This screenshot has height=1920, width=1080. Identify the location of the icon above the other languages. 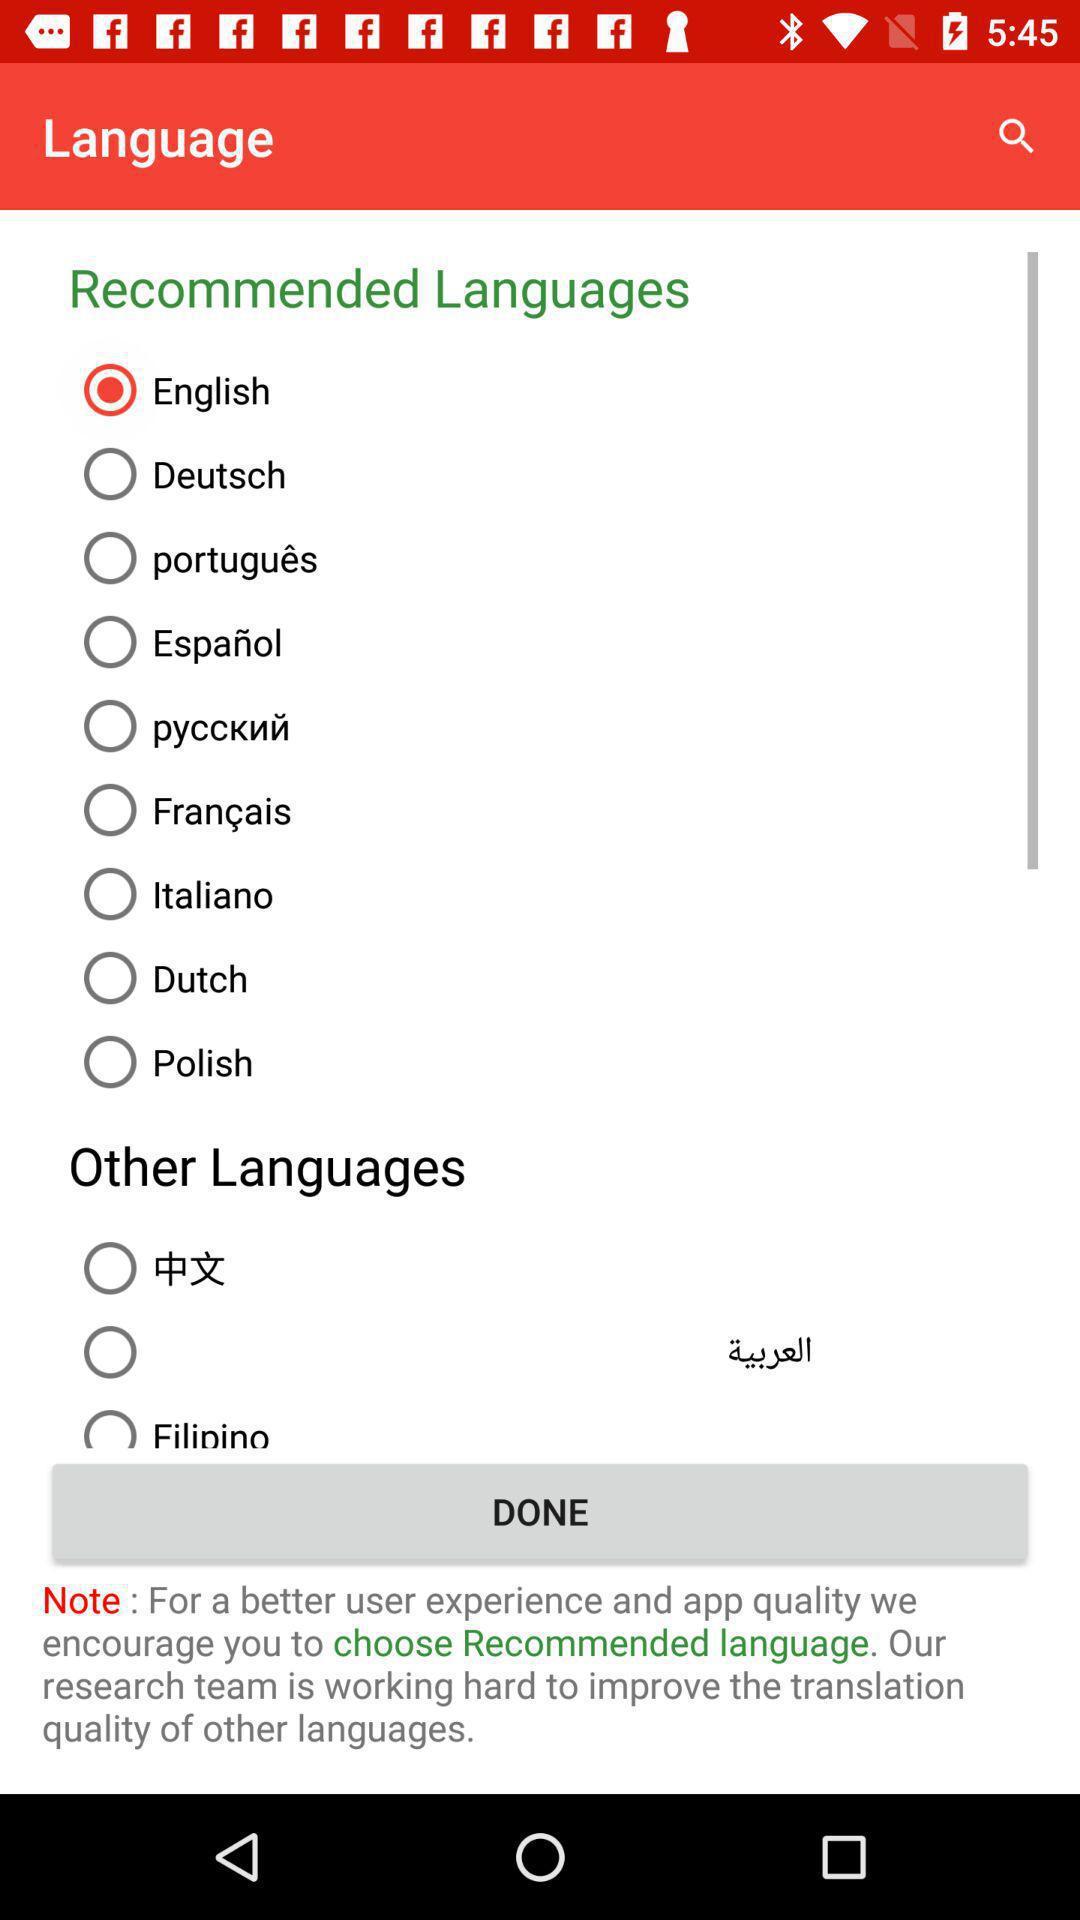
(553, 1060).